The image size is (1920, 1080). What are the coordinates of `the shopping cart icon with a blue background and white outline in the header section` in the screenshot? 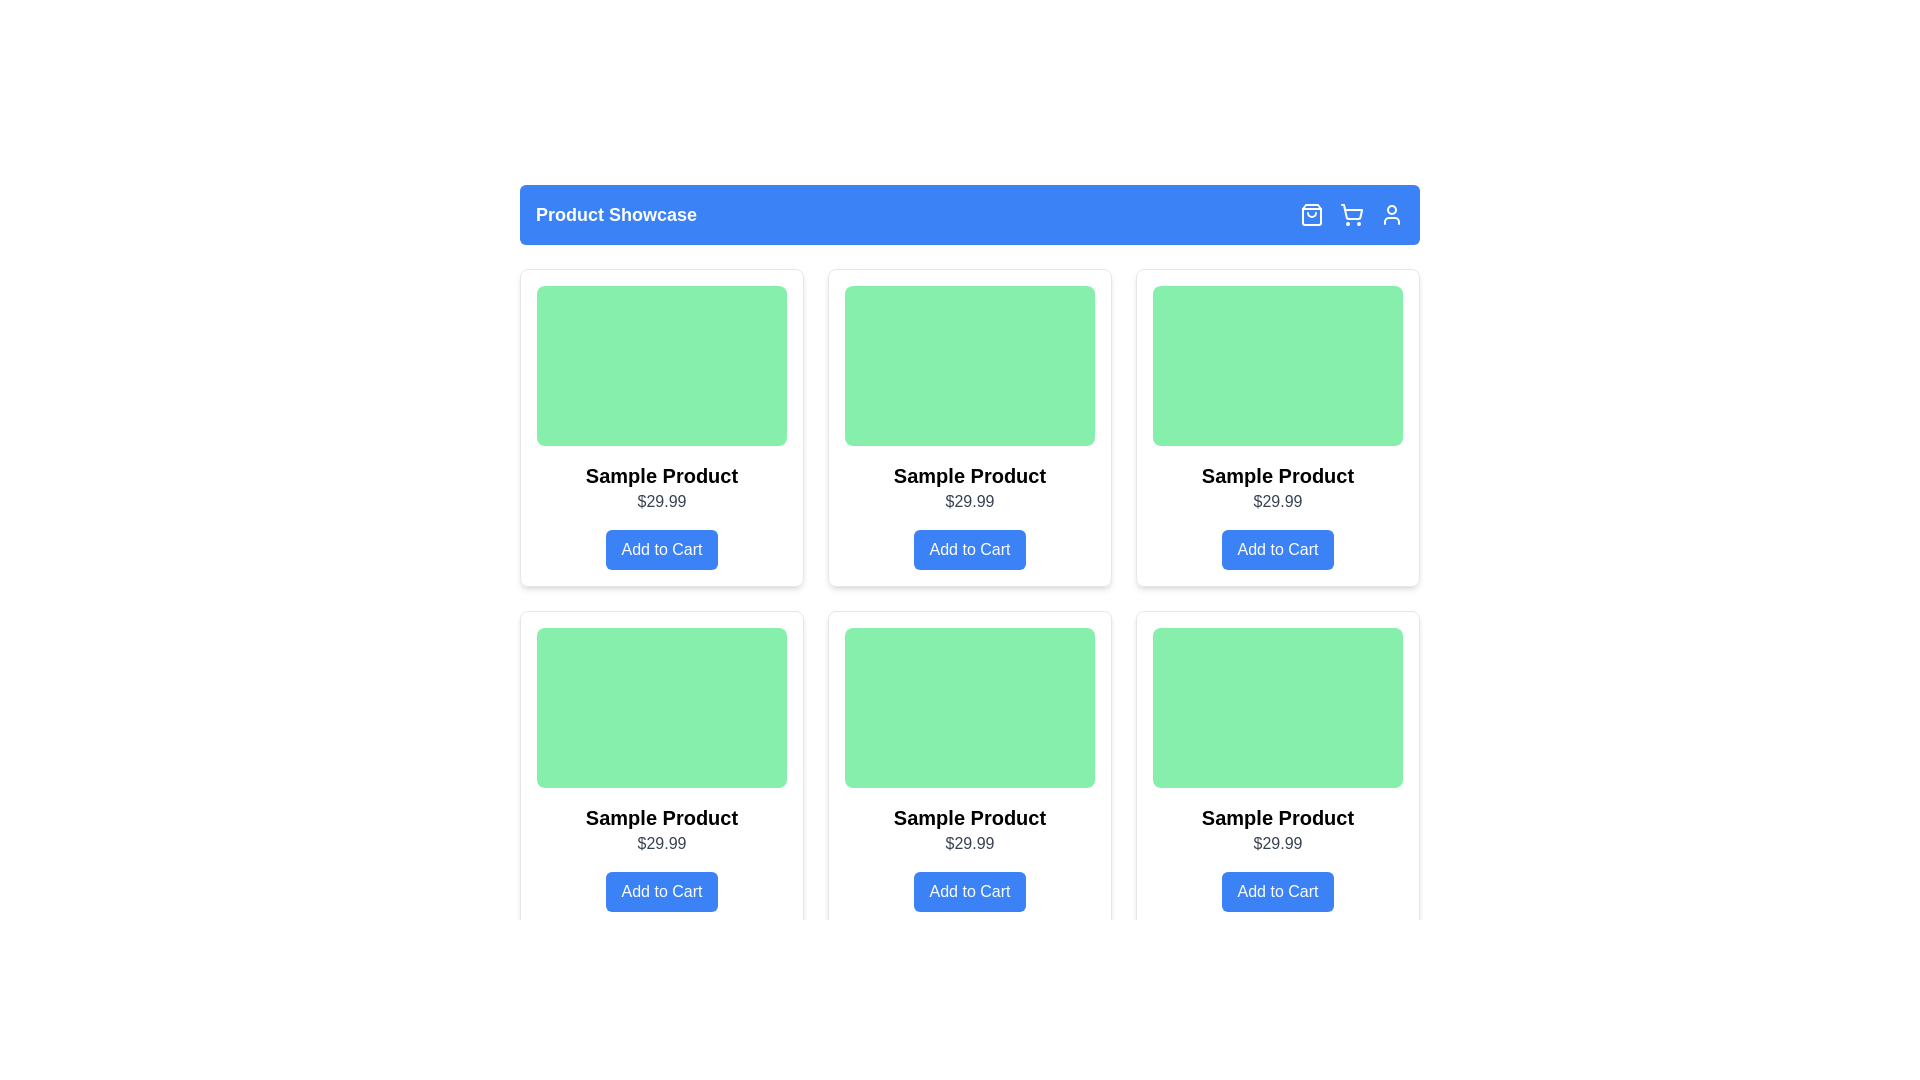 It's located at (1352, 215).